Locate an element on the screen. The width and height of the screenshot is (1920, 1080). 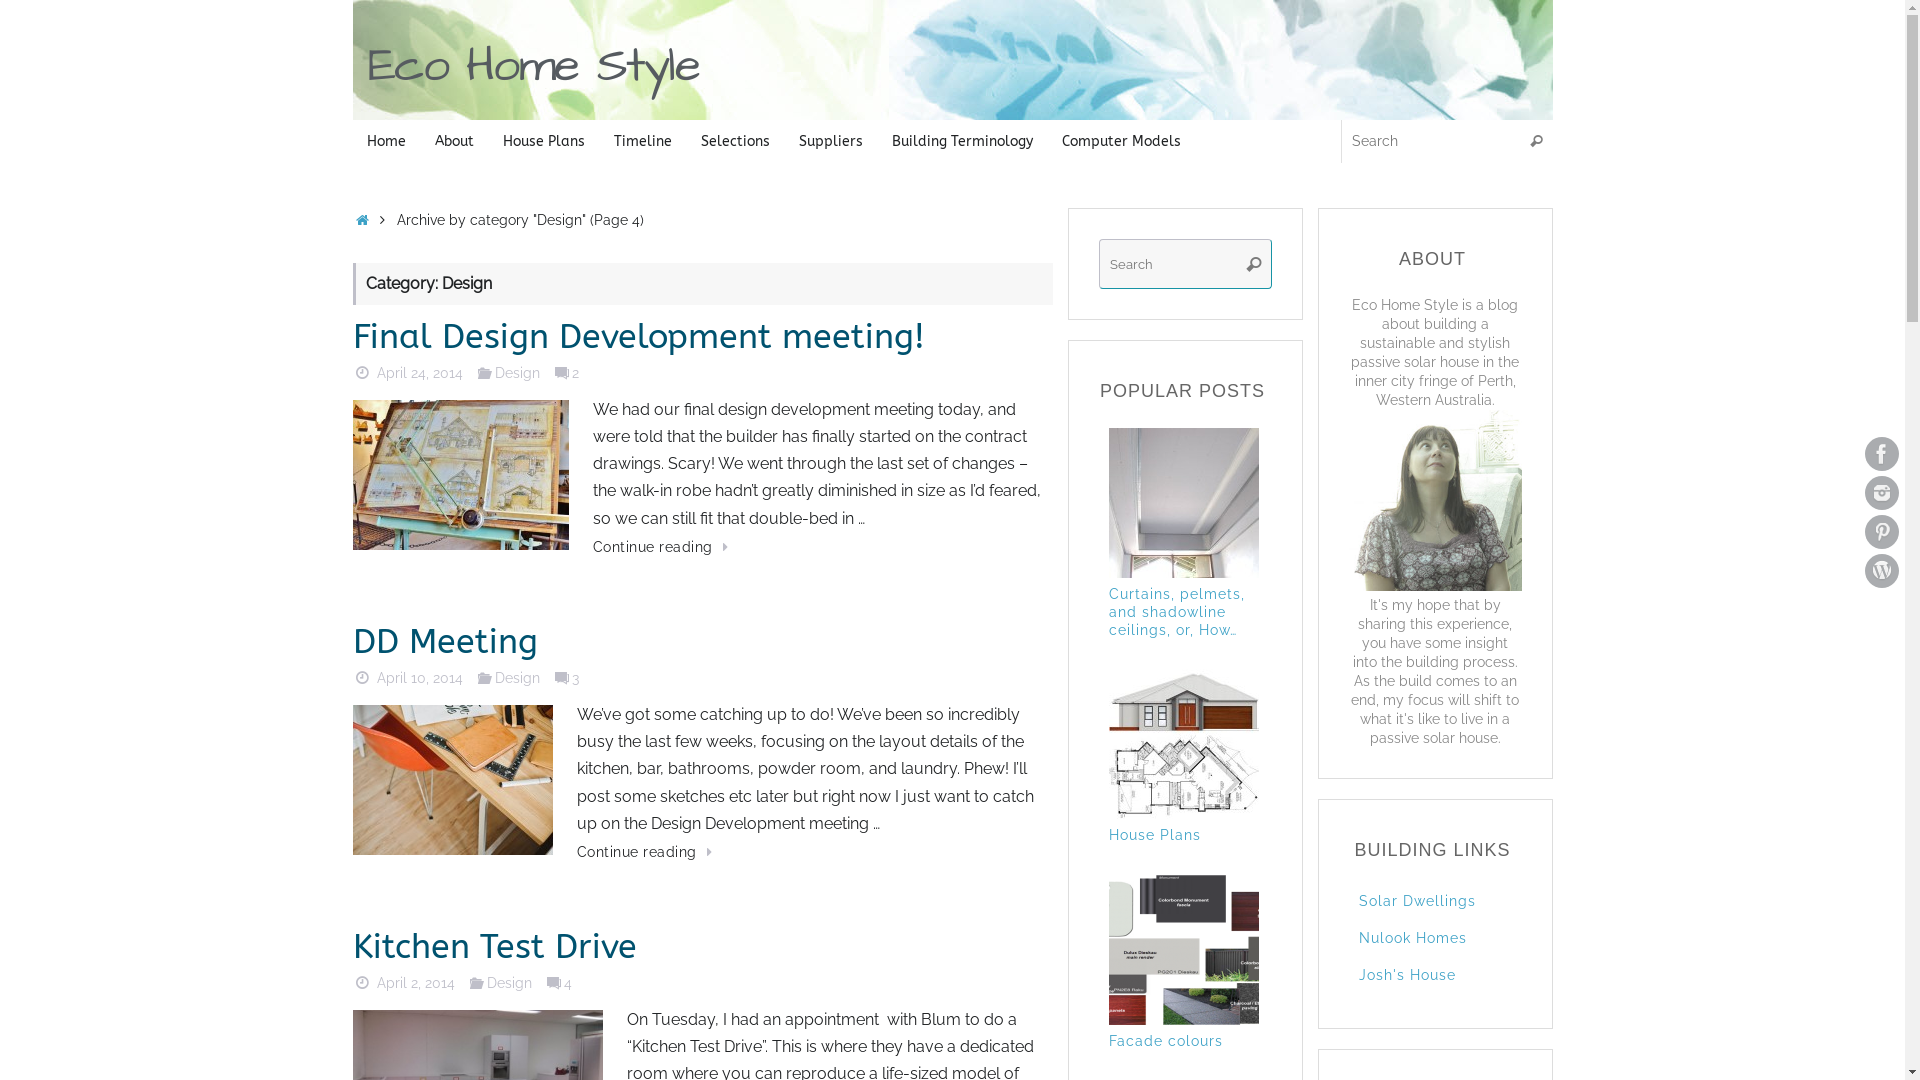
'3 Comments' is located at coordinates (560, 676).